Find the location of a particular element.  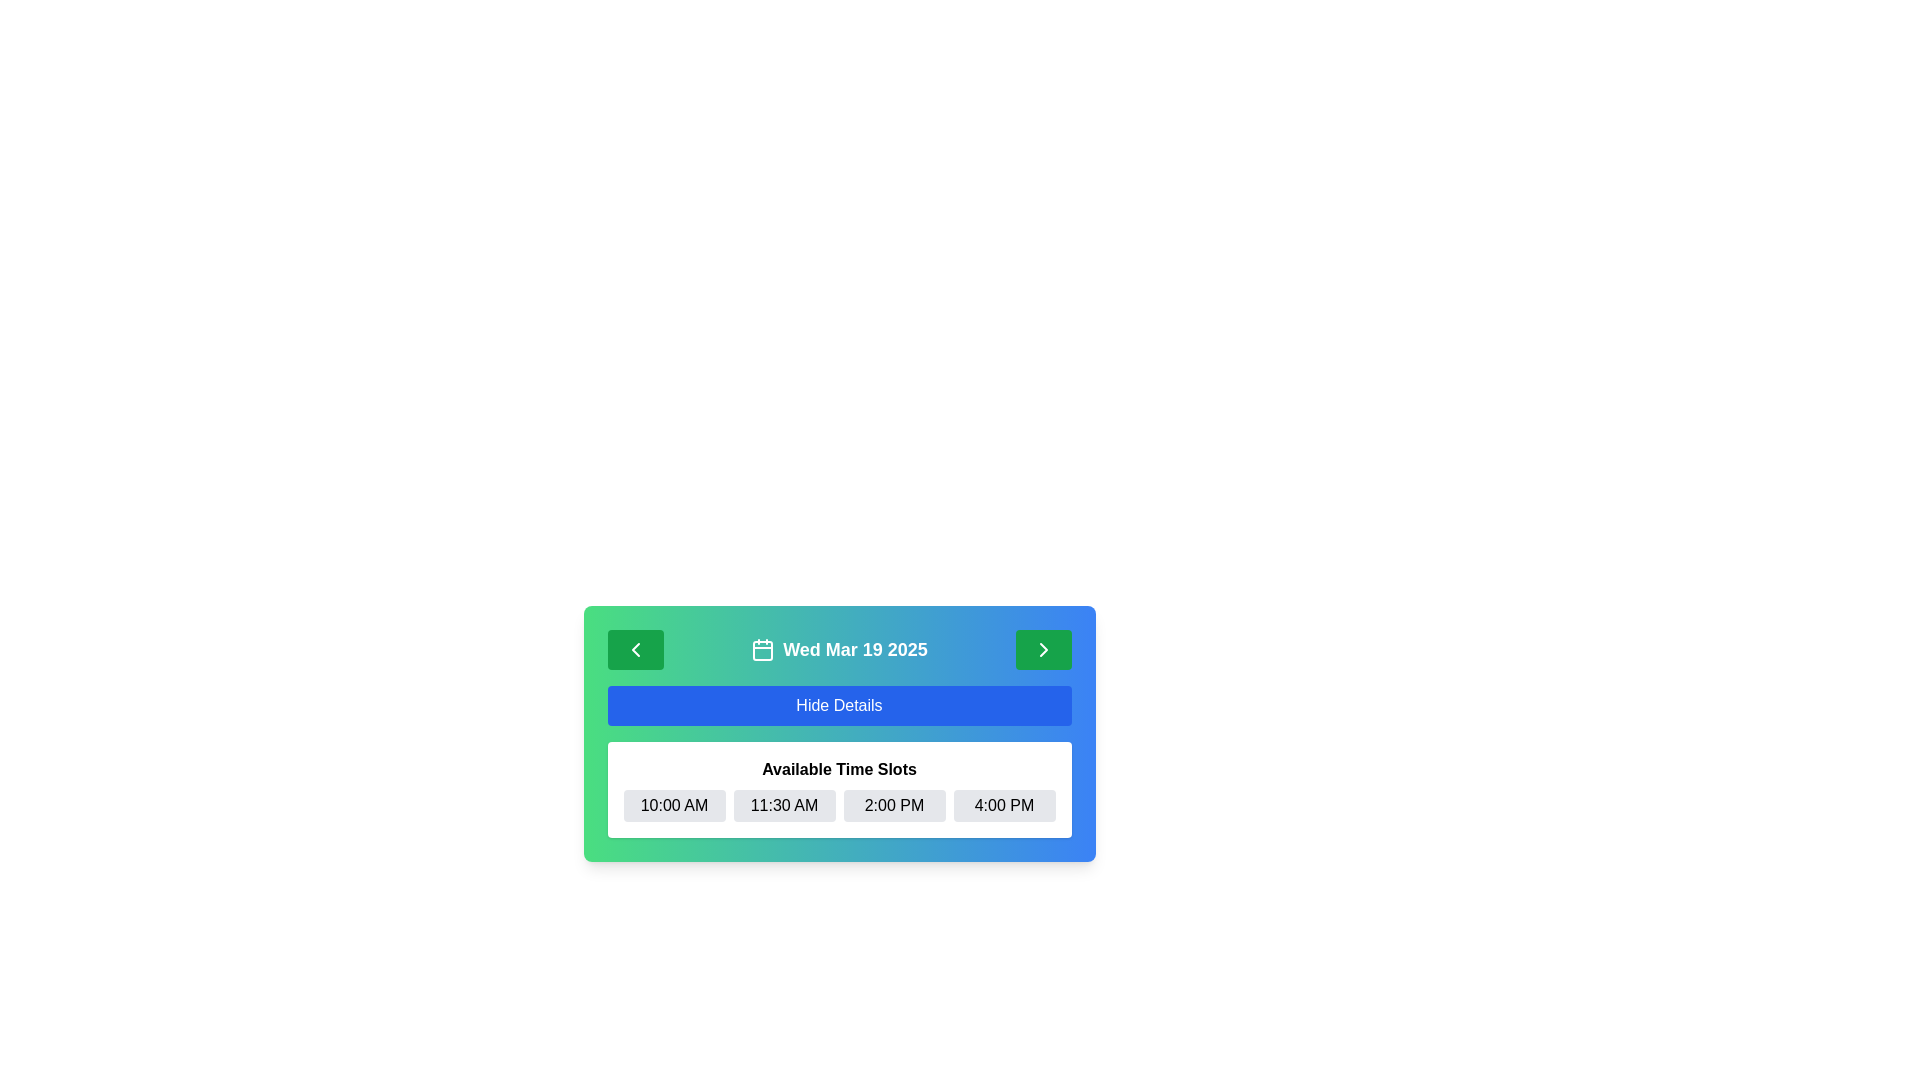

the pill-shaped button labeled '10:00 AM' with a gray background is located at coordinates (674, 805).